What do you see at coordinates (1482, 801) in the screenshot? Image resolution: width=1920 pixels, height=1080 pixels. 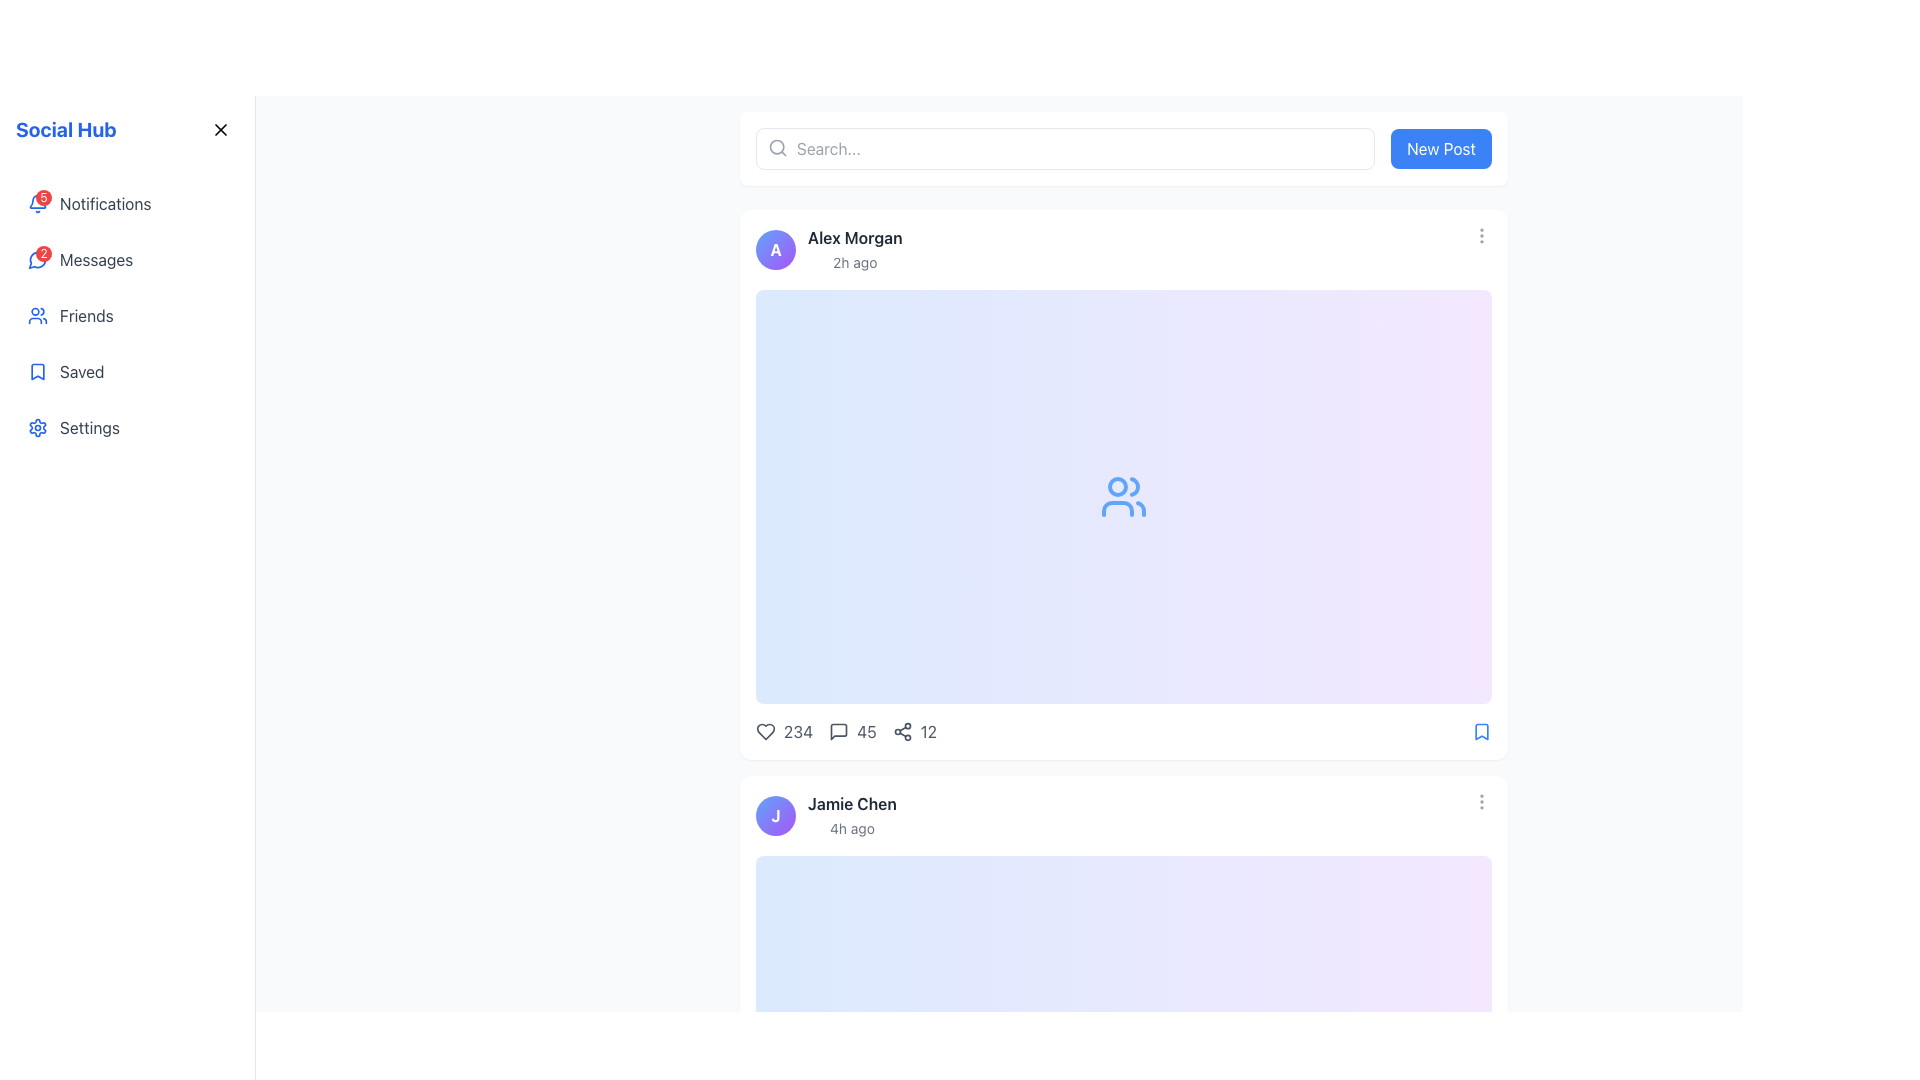 I see `the menu trigger button in the top-right corner of Jamie Chen's post to observe the color change` at bounding box center [1482, 801].